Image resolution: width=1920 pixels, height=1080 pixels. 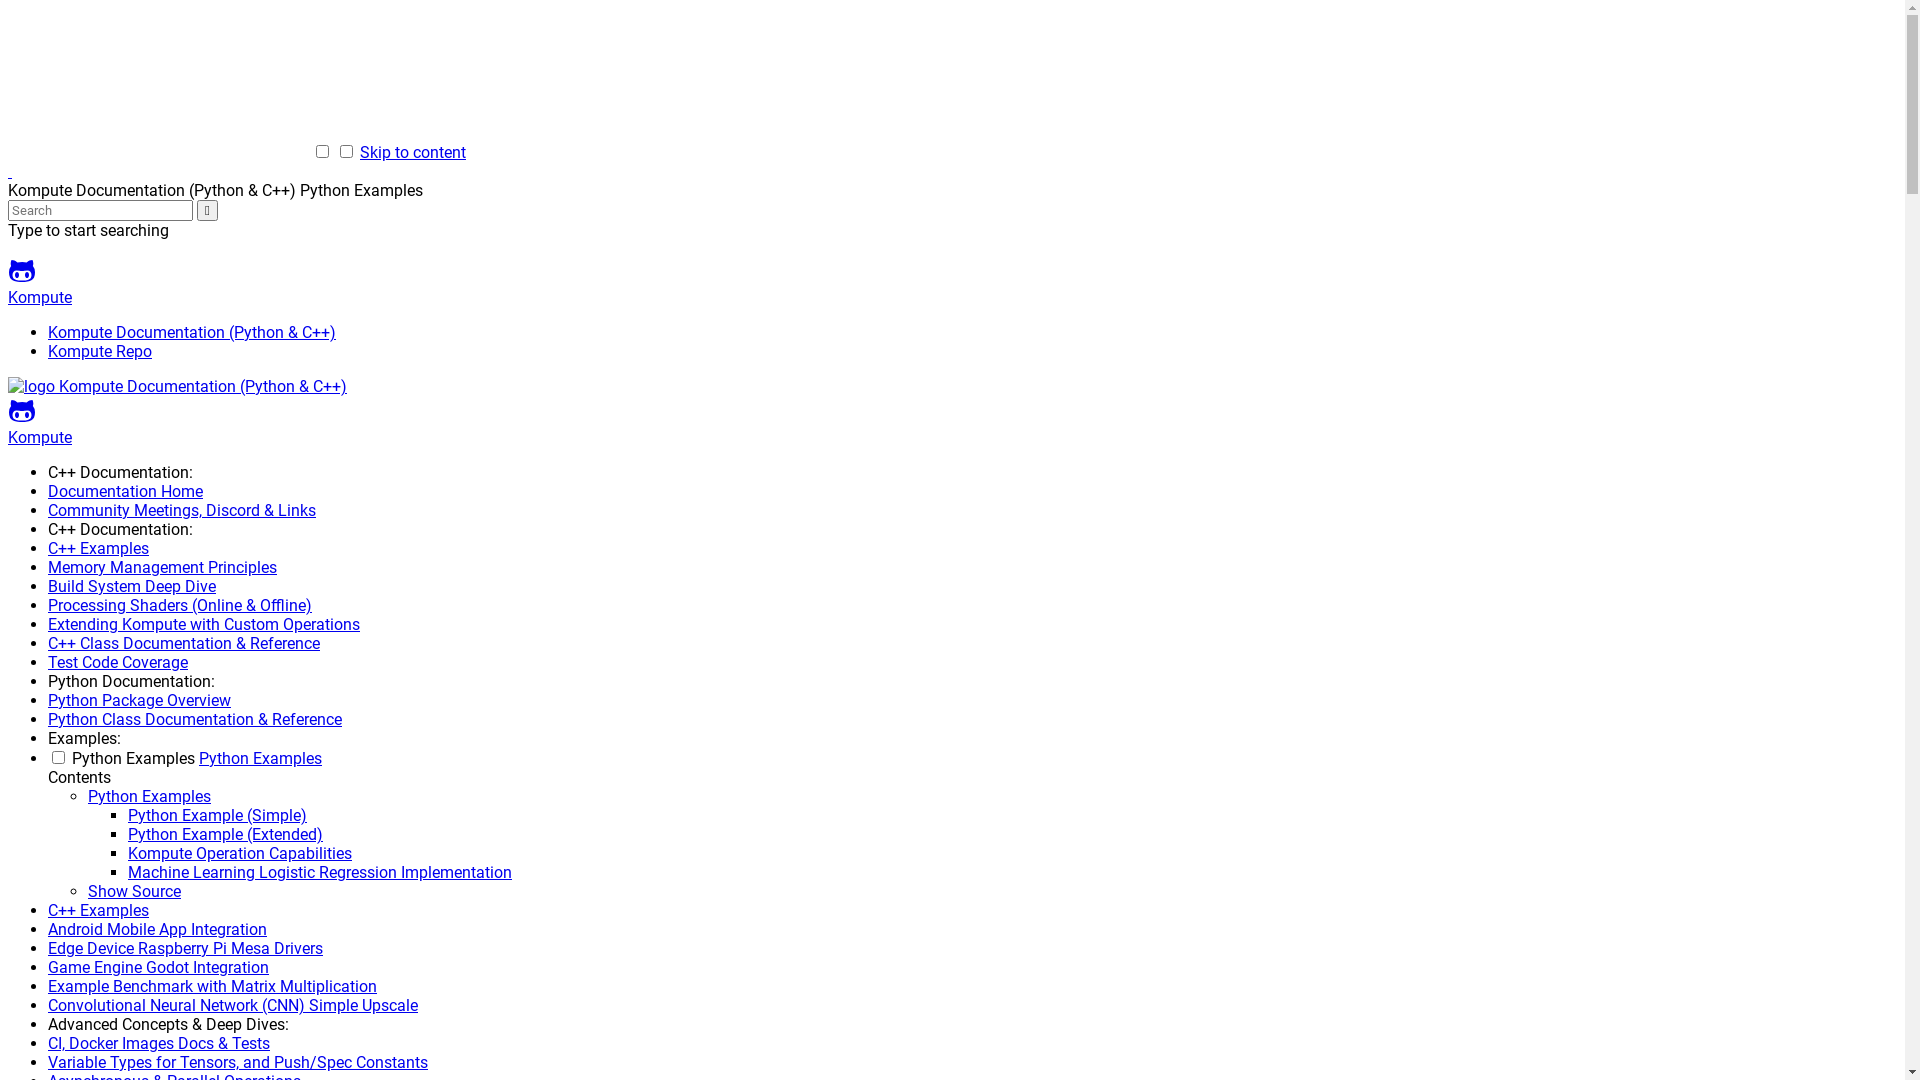 I want to click on 'Kompute', so click(x=951, y=420).